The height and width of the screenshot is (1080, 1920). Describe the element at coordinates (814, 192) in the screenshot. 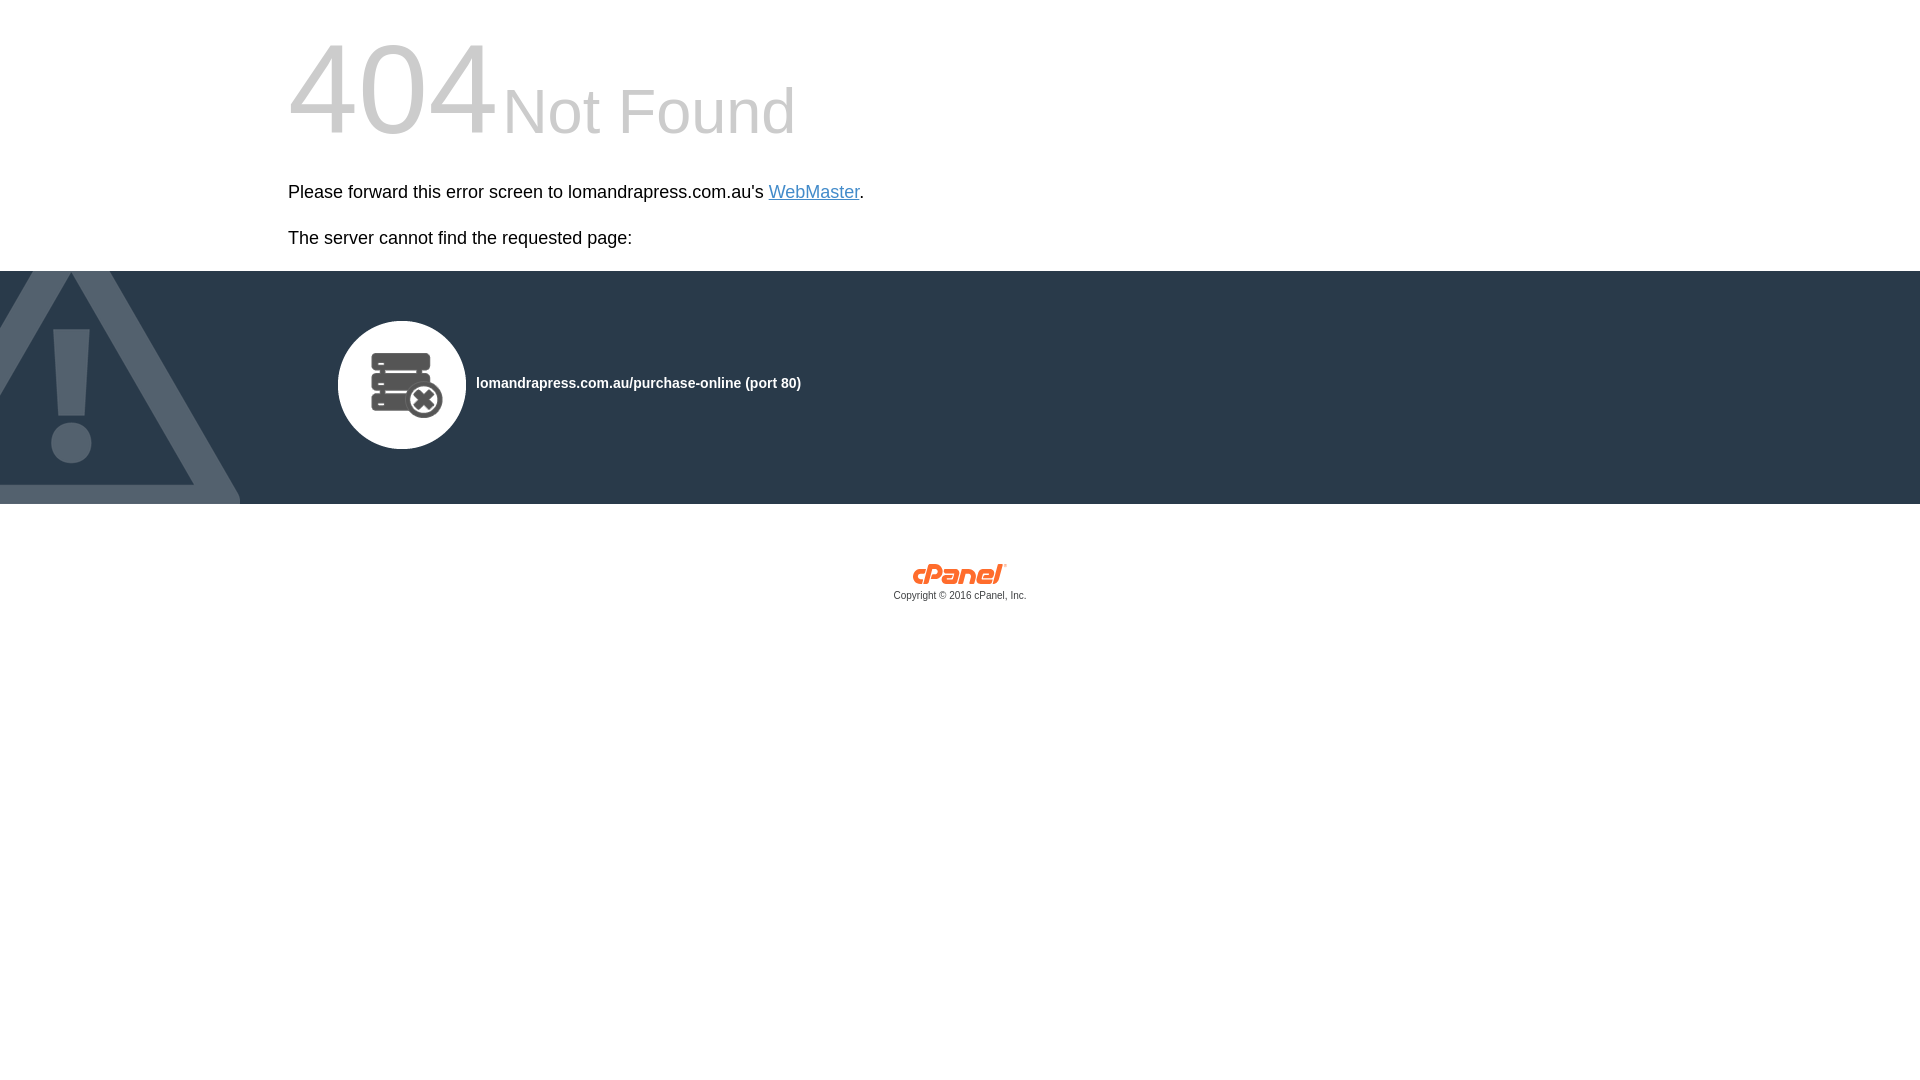

I see `'WebMaster'` at that location.